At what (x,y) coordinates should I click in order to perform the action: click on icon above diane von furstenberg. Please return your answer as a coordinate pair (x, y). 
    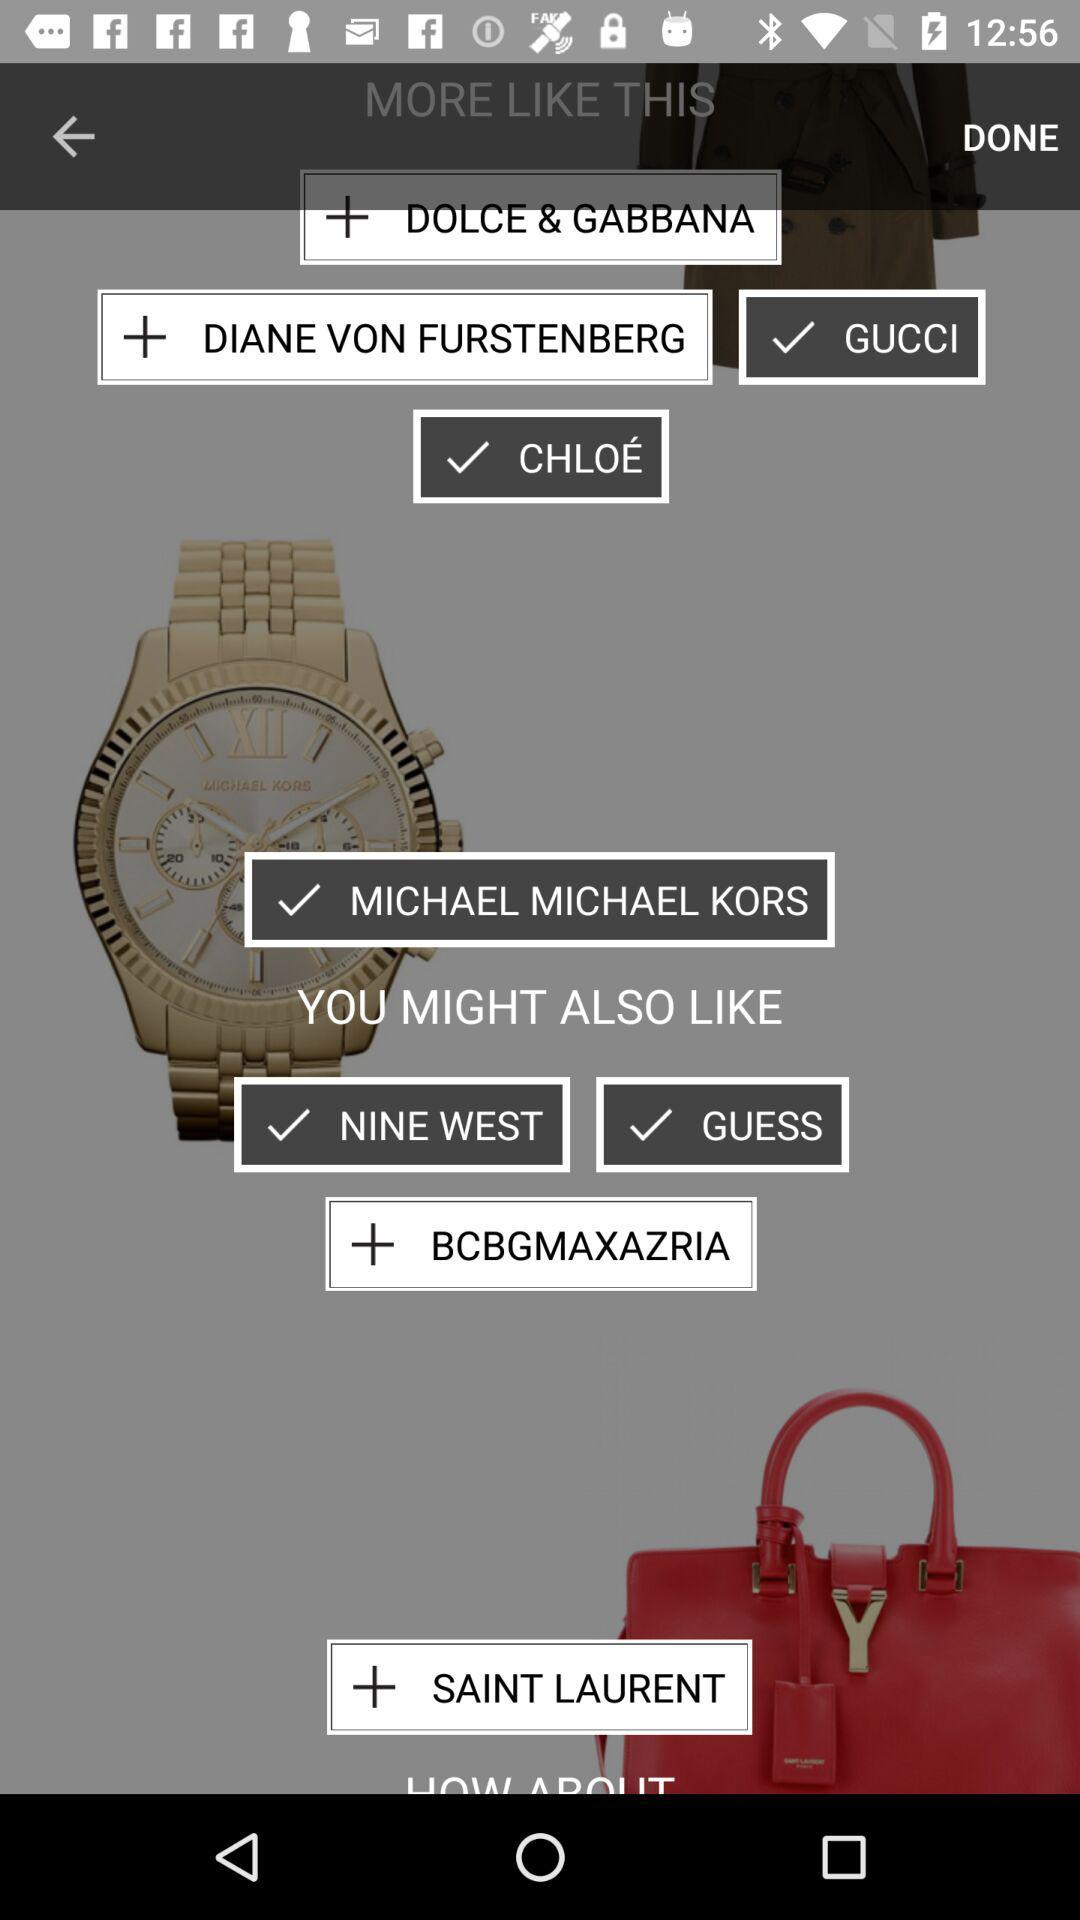
    Looking at the image, I should click on (540, 217).